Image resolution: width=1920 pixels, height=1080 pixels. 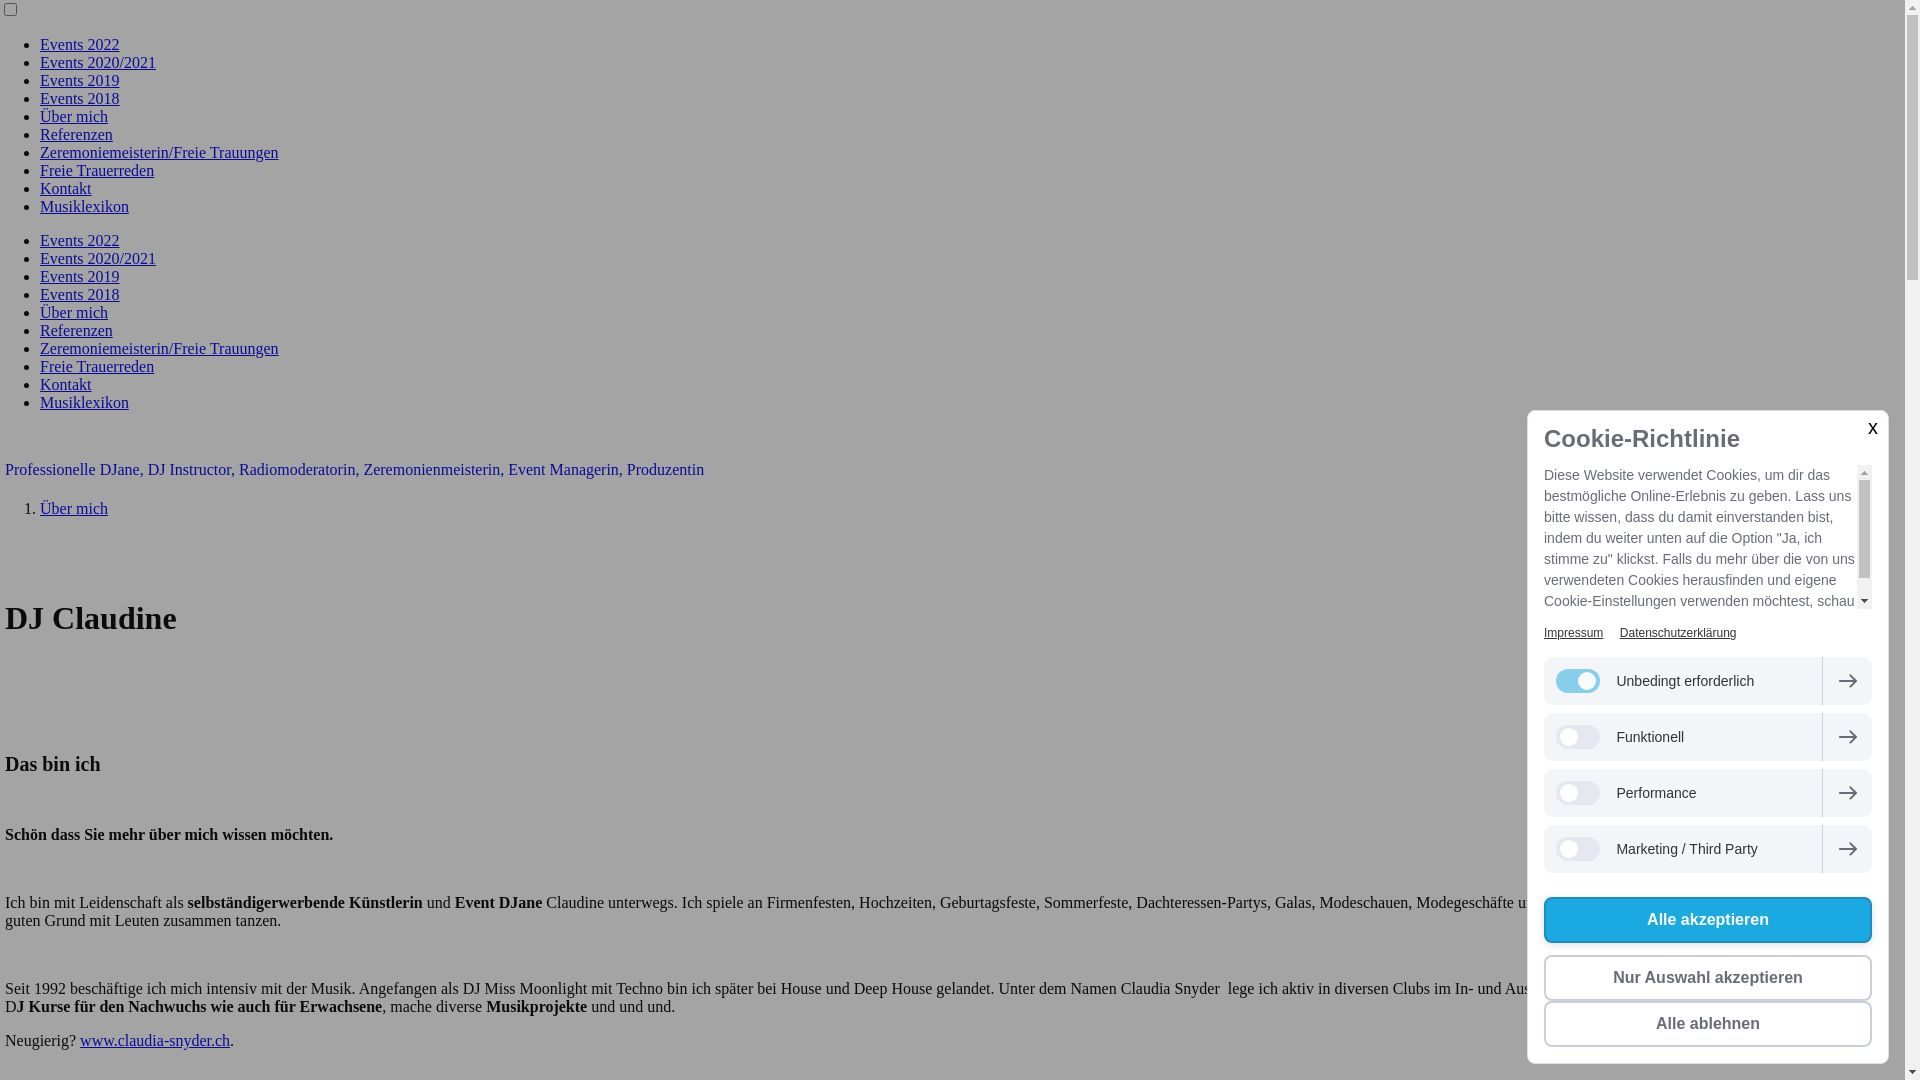 I want to click on 'Events 2020/2021', so click(x=96, y=61).